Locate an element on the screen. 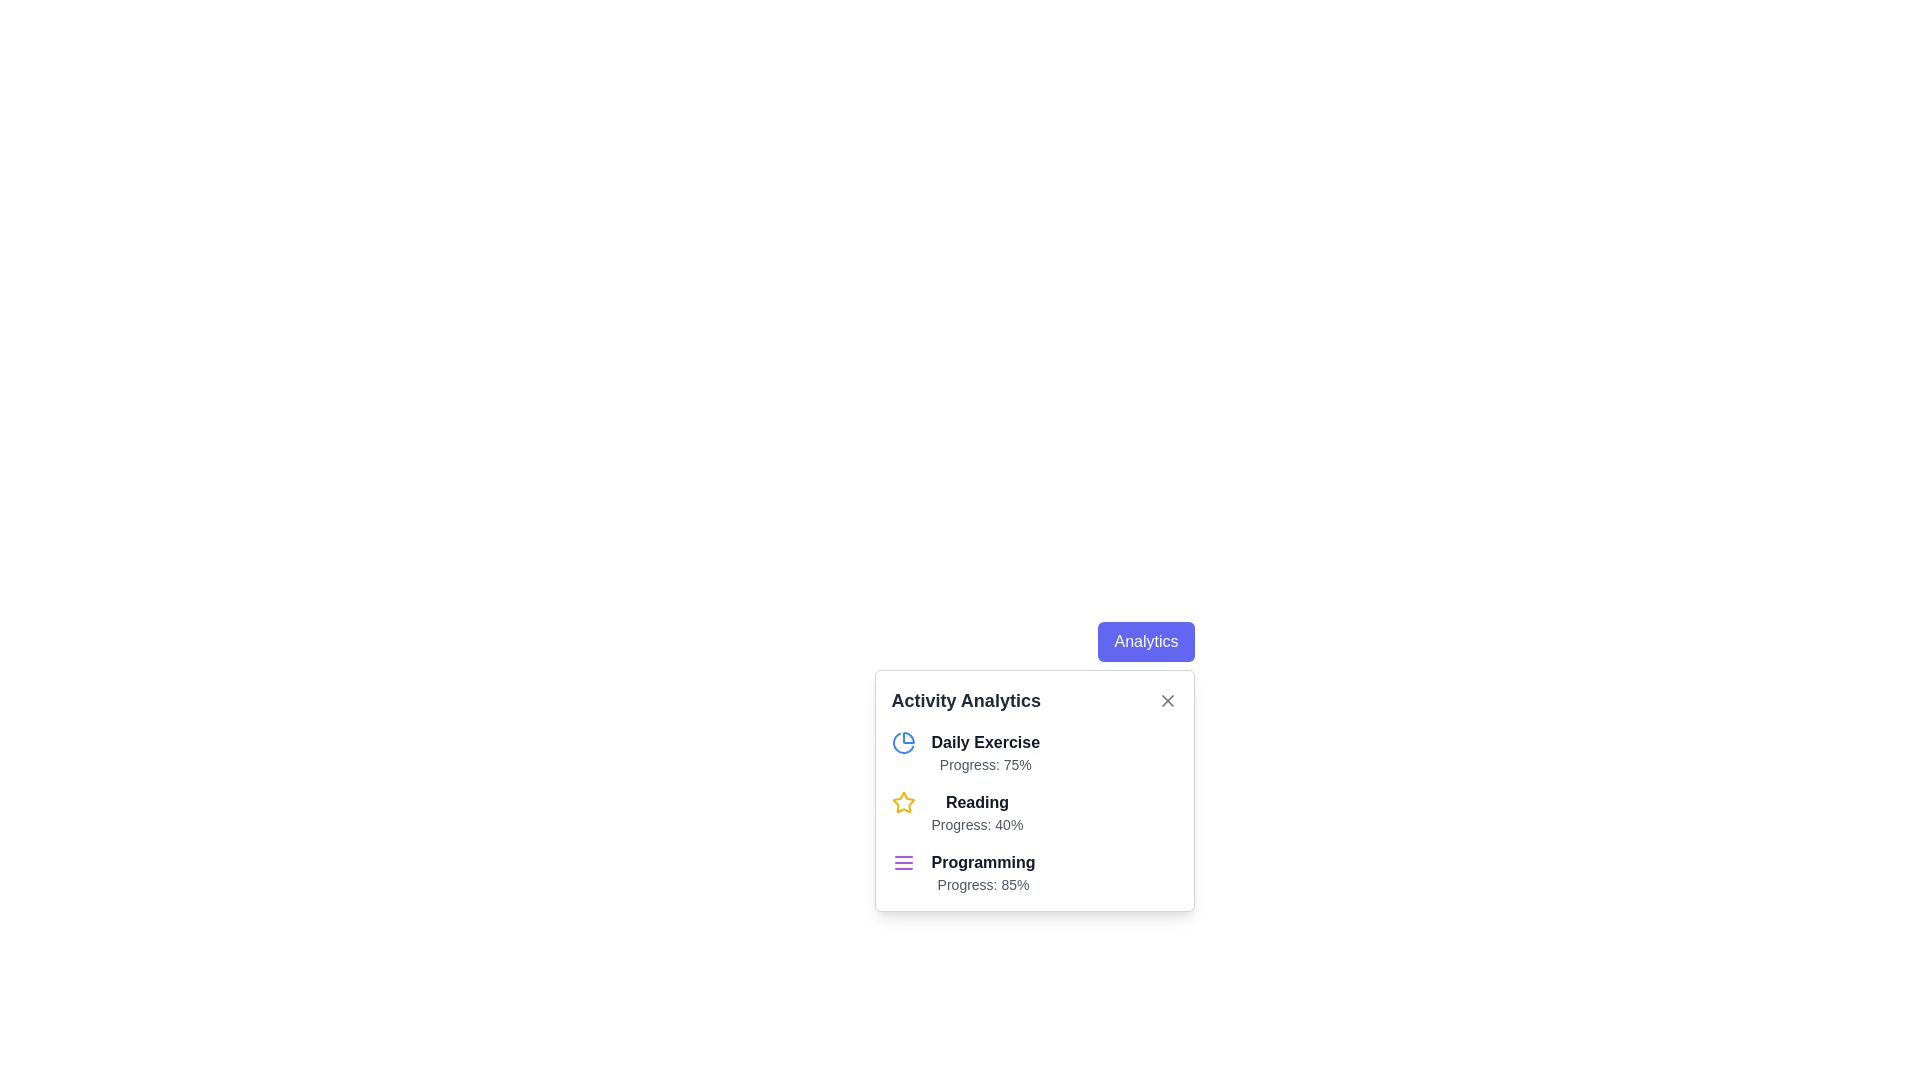 This screenshot has height=1080, width=1920. the text label indicating the current progress percentage for the activity 'Reading', which is located under the heading 'Reading' in the middle of the list displayed within the analytics card is located at coordinates (977, 825).